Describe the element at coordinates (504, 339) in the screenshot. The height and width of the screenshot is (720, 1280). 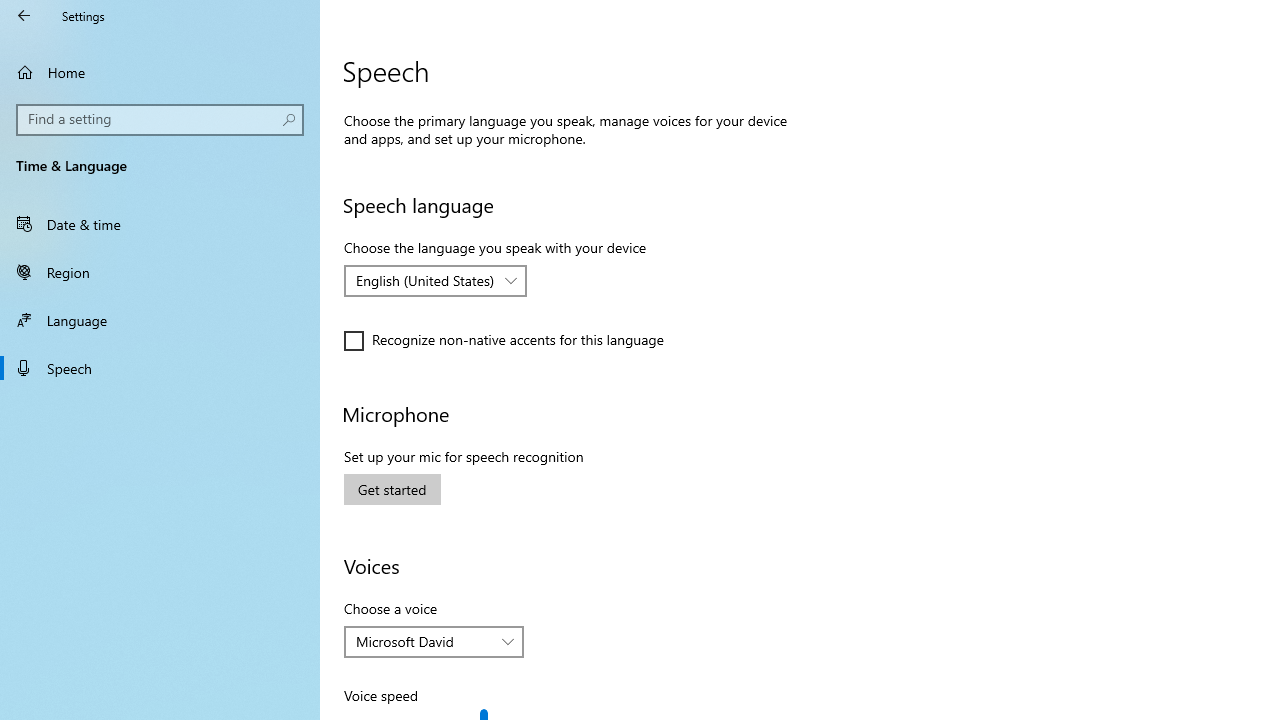
I see `'Recognize non-native accents for this language'` at that location.